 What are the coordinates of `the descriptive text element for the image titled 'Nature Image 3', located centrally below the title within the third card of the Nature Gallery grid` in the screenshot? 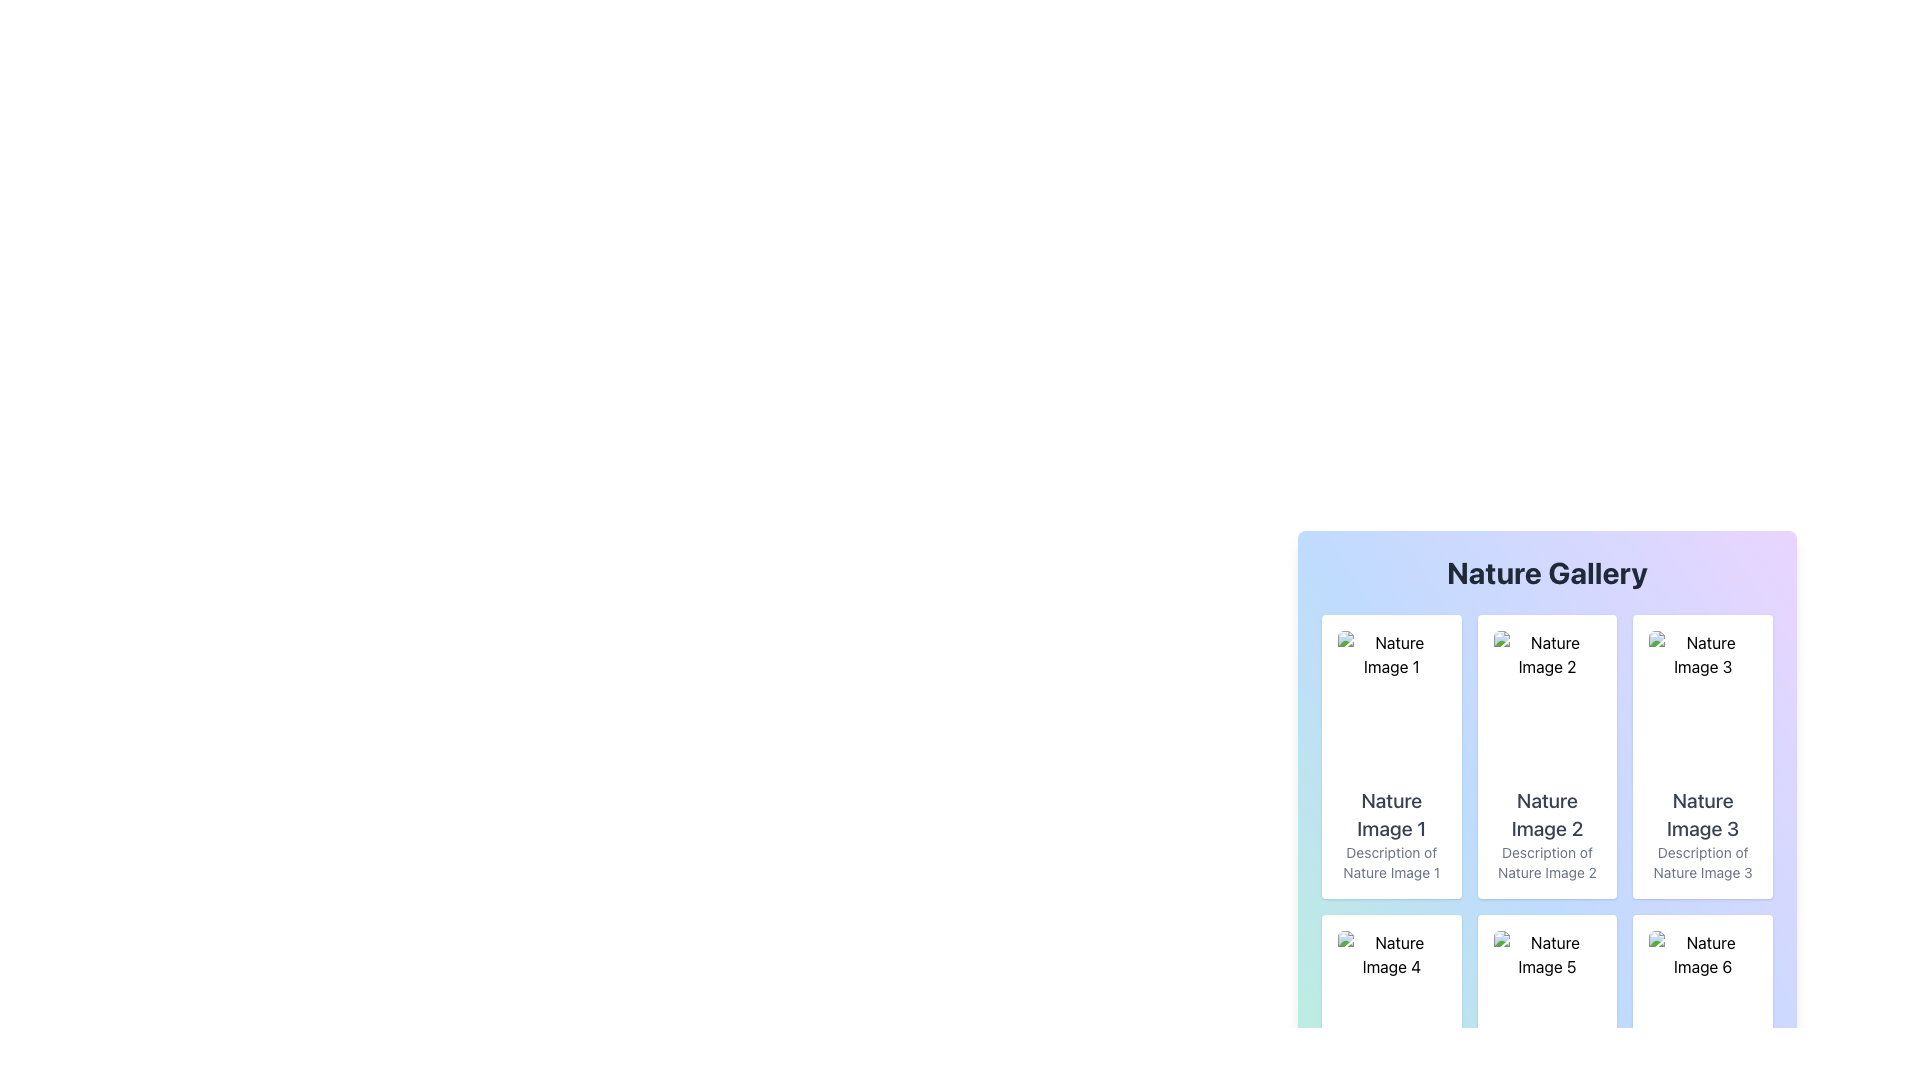 It's located at (1702, 862).